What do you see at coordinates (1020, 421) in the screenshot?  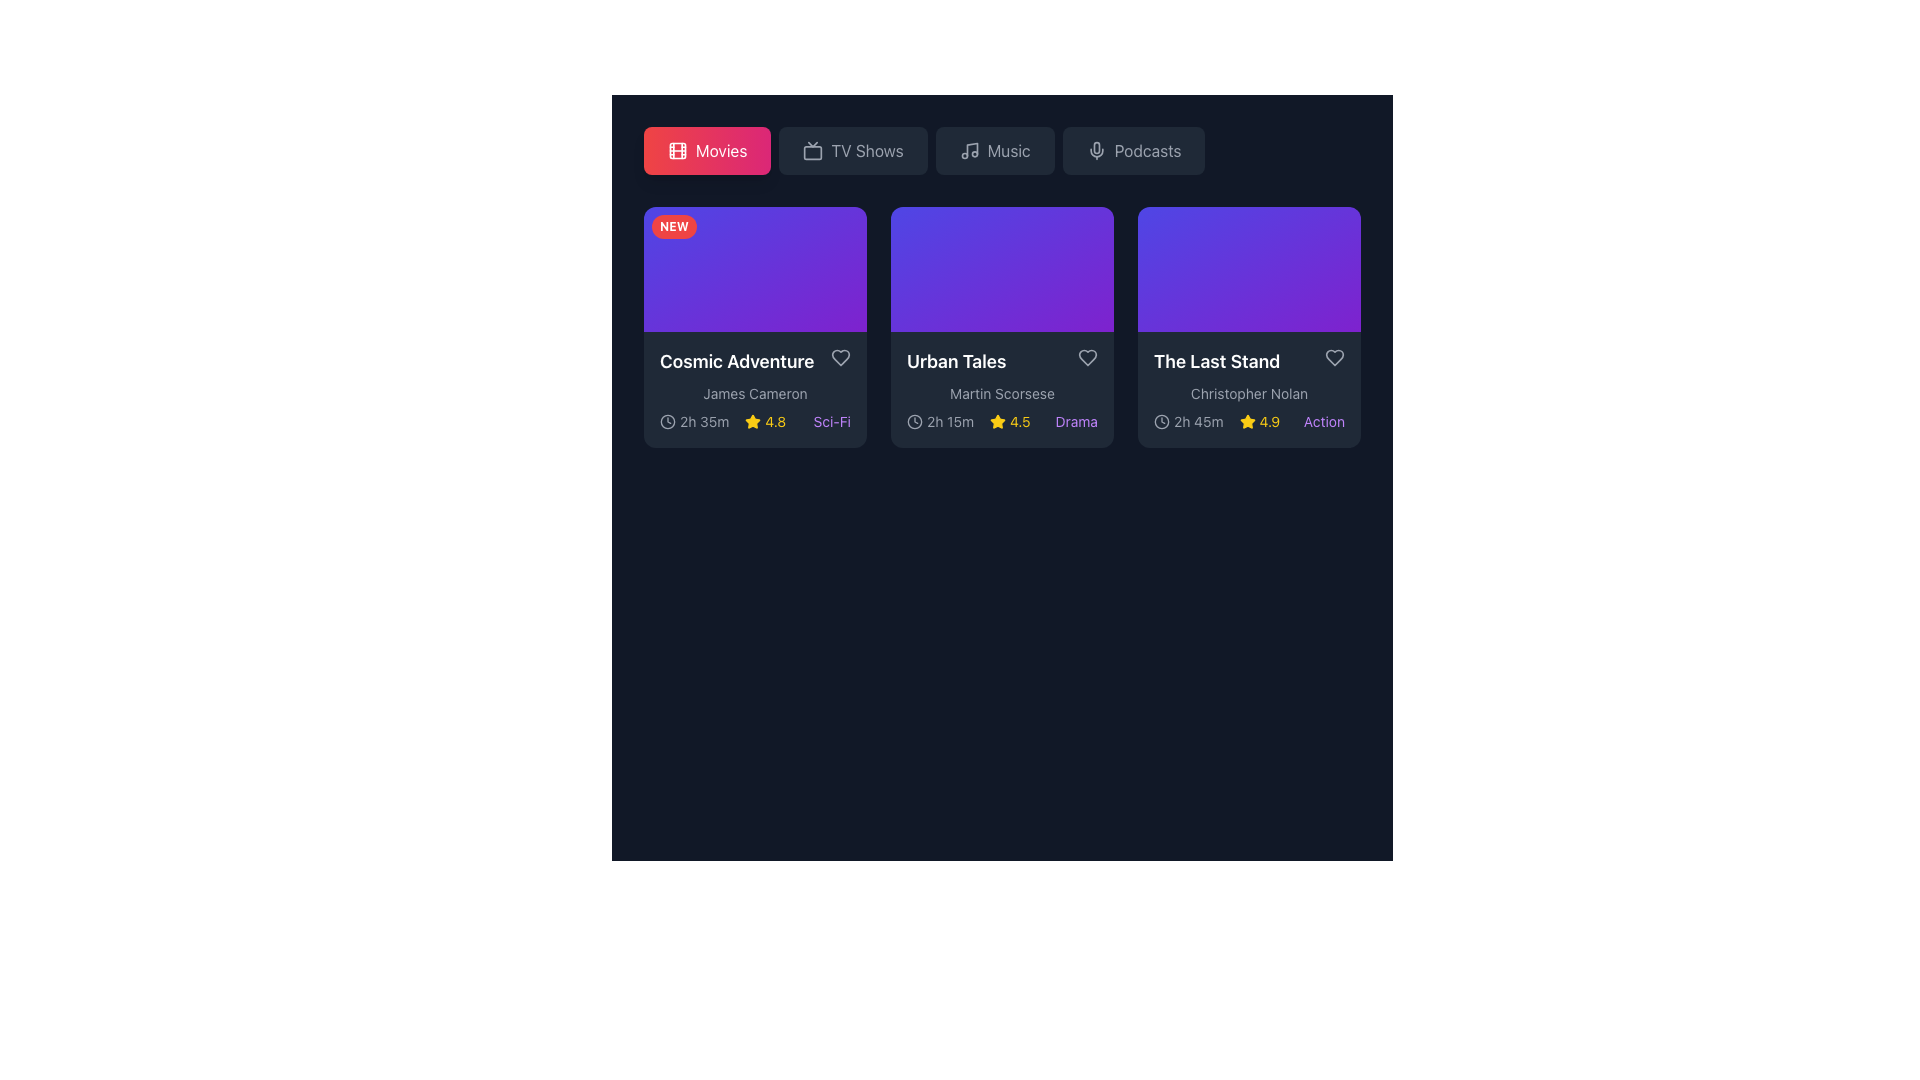 I see `rating score text displayed to the right of the star icon within the 'Urban Tales' card, under the genre label 'Drama' and above the duration information '2h 15m'` at bounding box center [1020, 421].